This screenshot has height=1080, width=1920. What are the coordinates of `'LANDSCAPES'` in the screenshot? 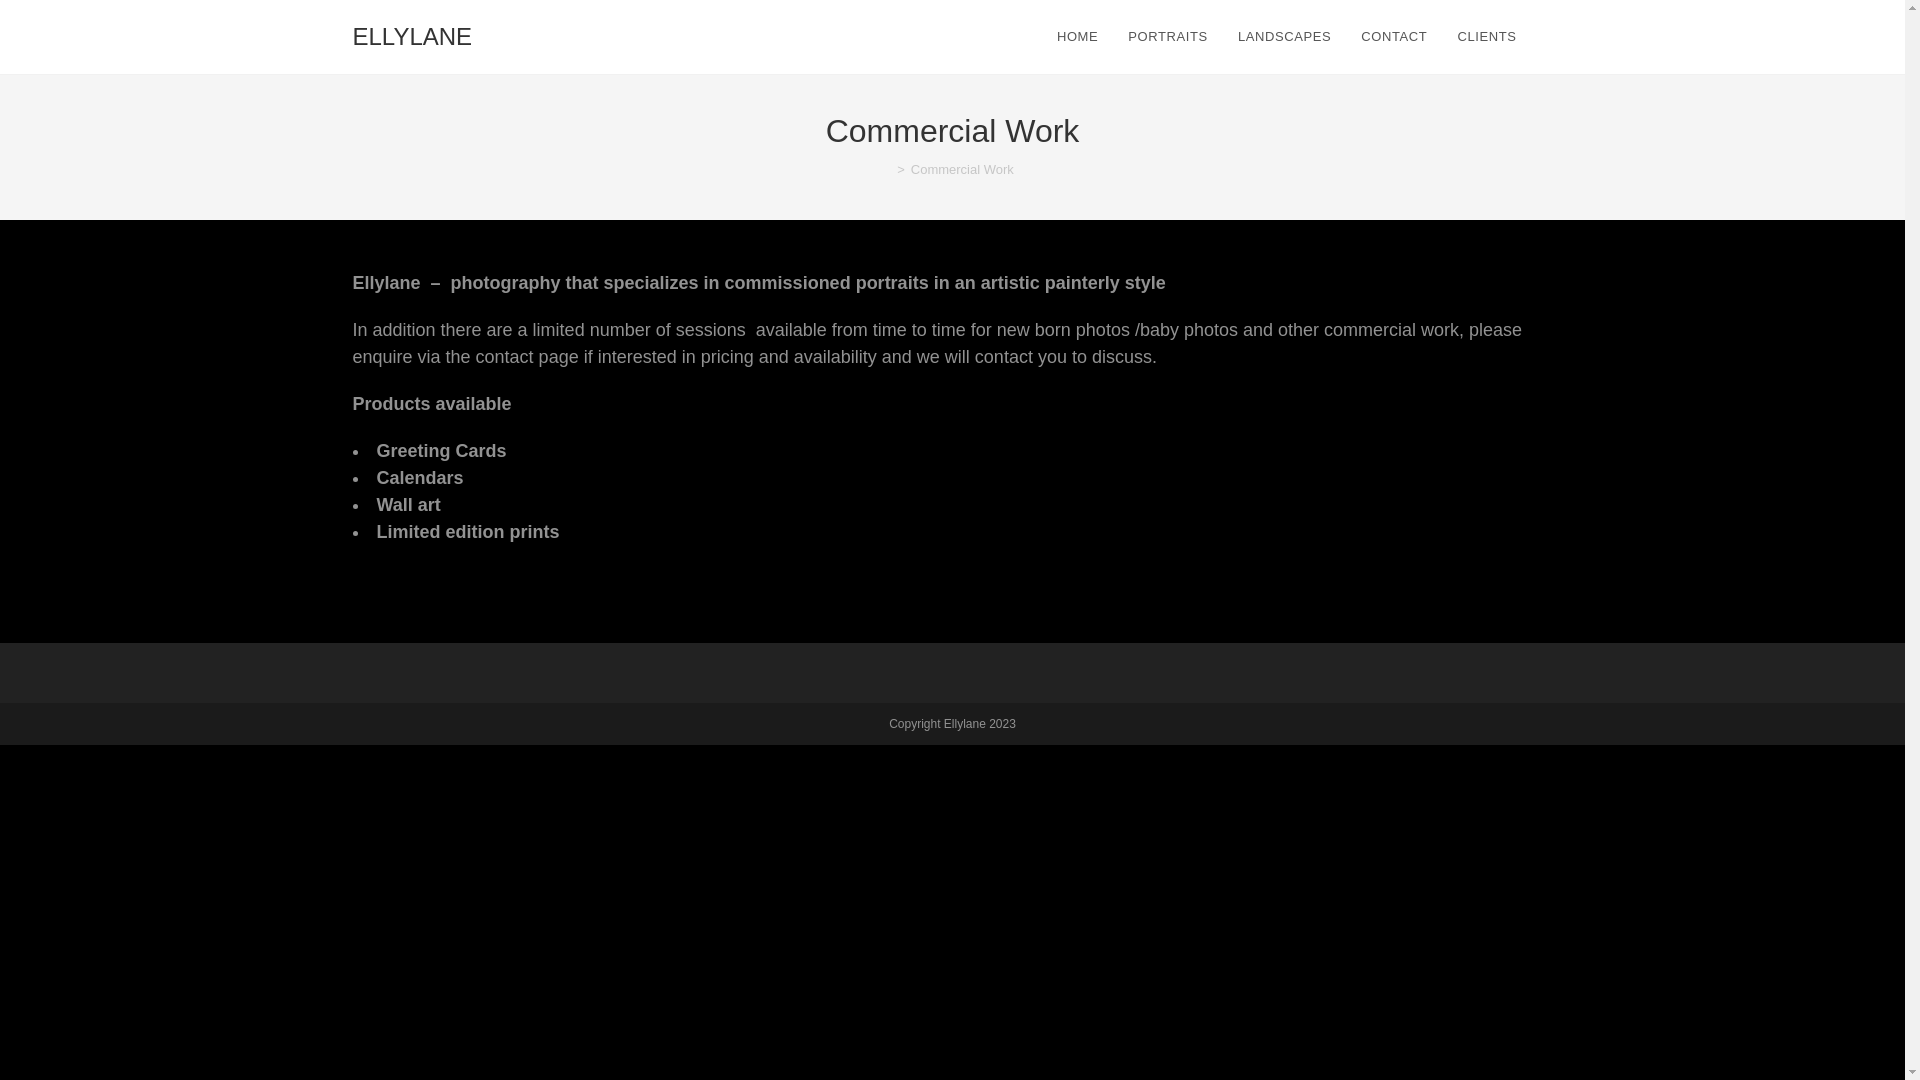 It's located at (1284, 37).